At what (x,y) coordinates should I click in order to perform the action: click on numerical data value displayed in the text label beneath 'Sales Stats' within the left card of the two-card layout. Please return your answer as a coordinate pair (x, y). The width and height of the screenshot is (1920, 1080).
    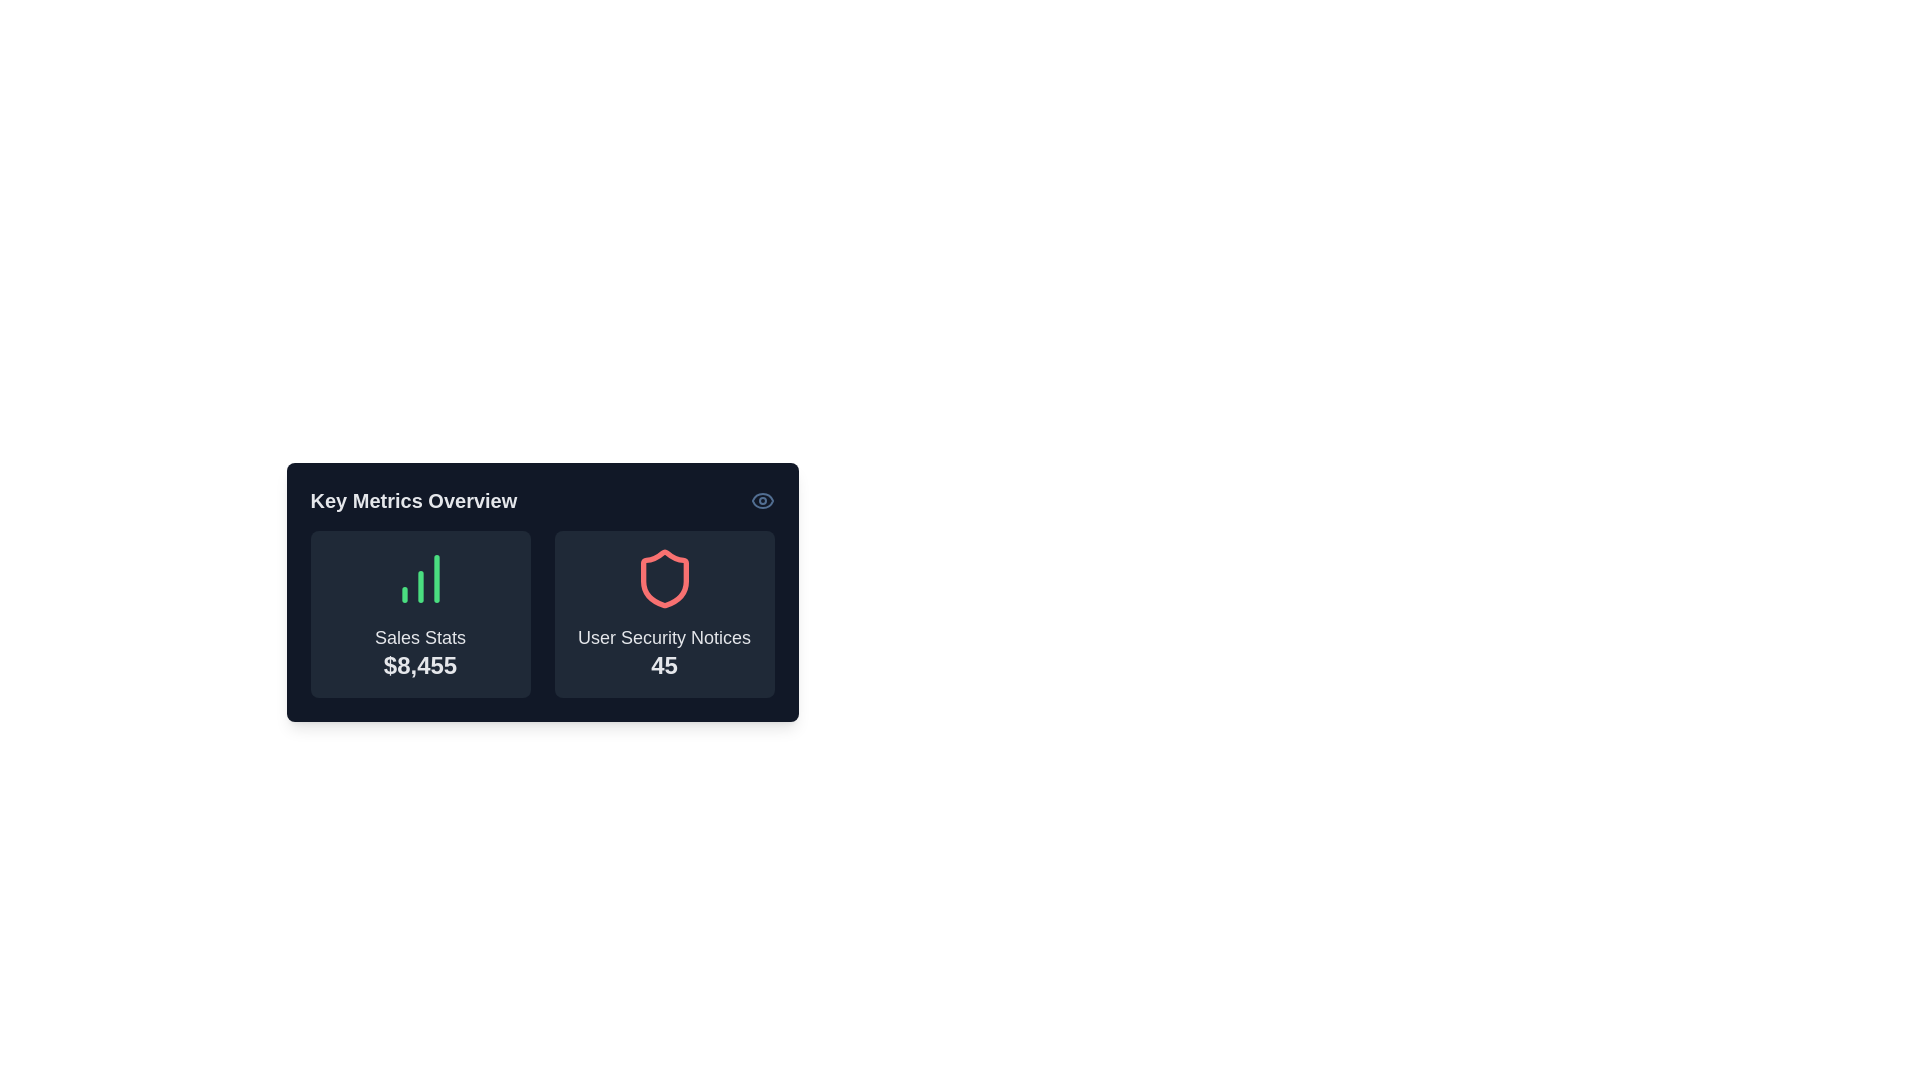
    Looking at the image, I should click on (419, 665).